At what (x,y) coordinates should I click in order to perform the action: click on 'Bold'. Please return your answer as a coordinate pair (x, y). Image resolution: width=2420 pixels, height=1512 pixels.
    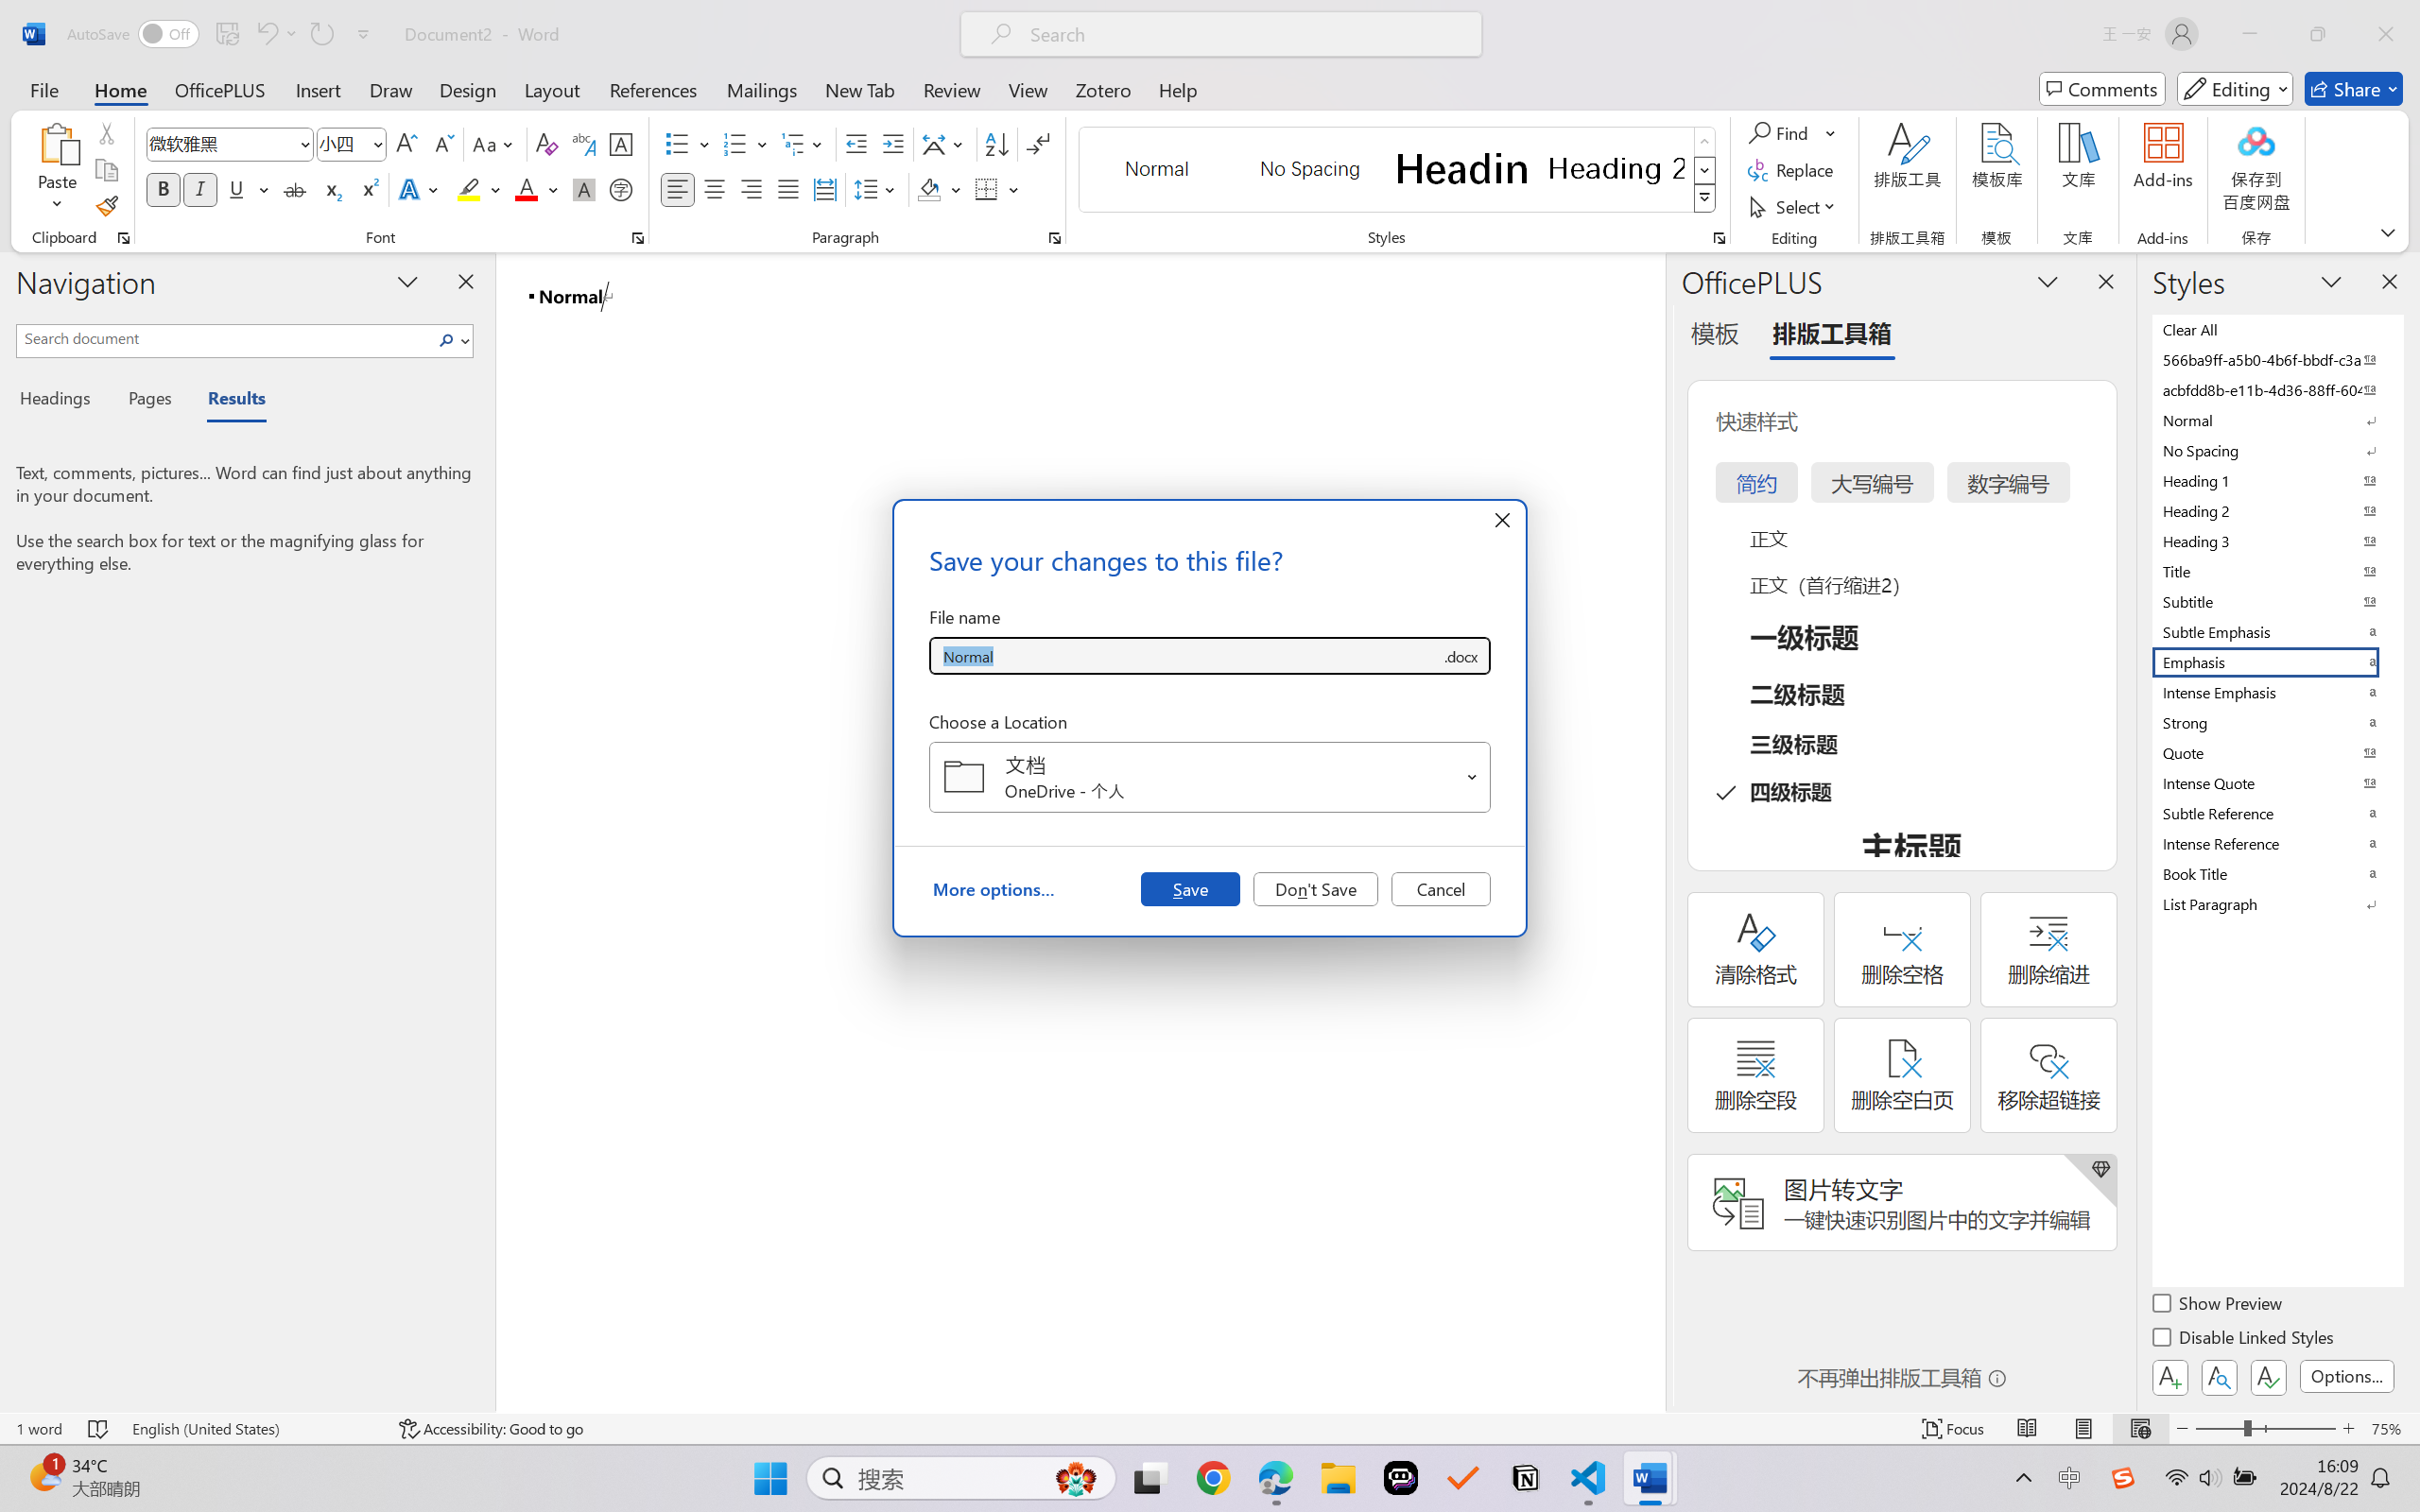
    Looking at the image, I should click on (164, 188).